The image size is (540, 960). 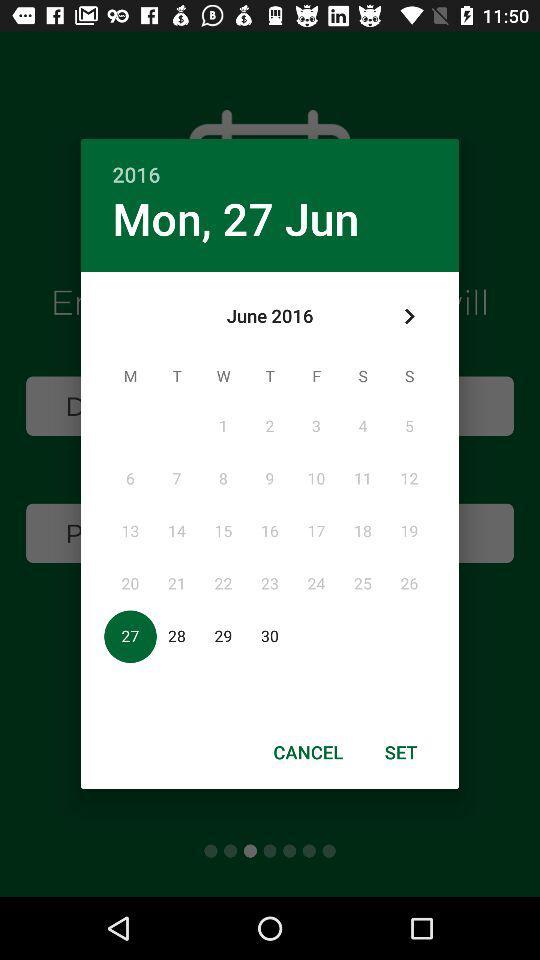 What do you see at coordinates (401, 751) in the screenshot?
I see `item at the bottom right corner` at bounding box center [401, 751].